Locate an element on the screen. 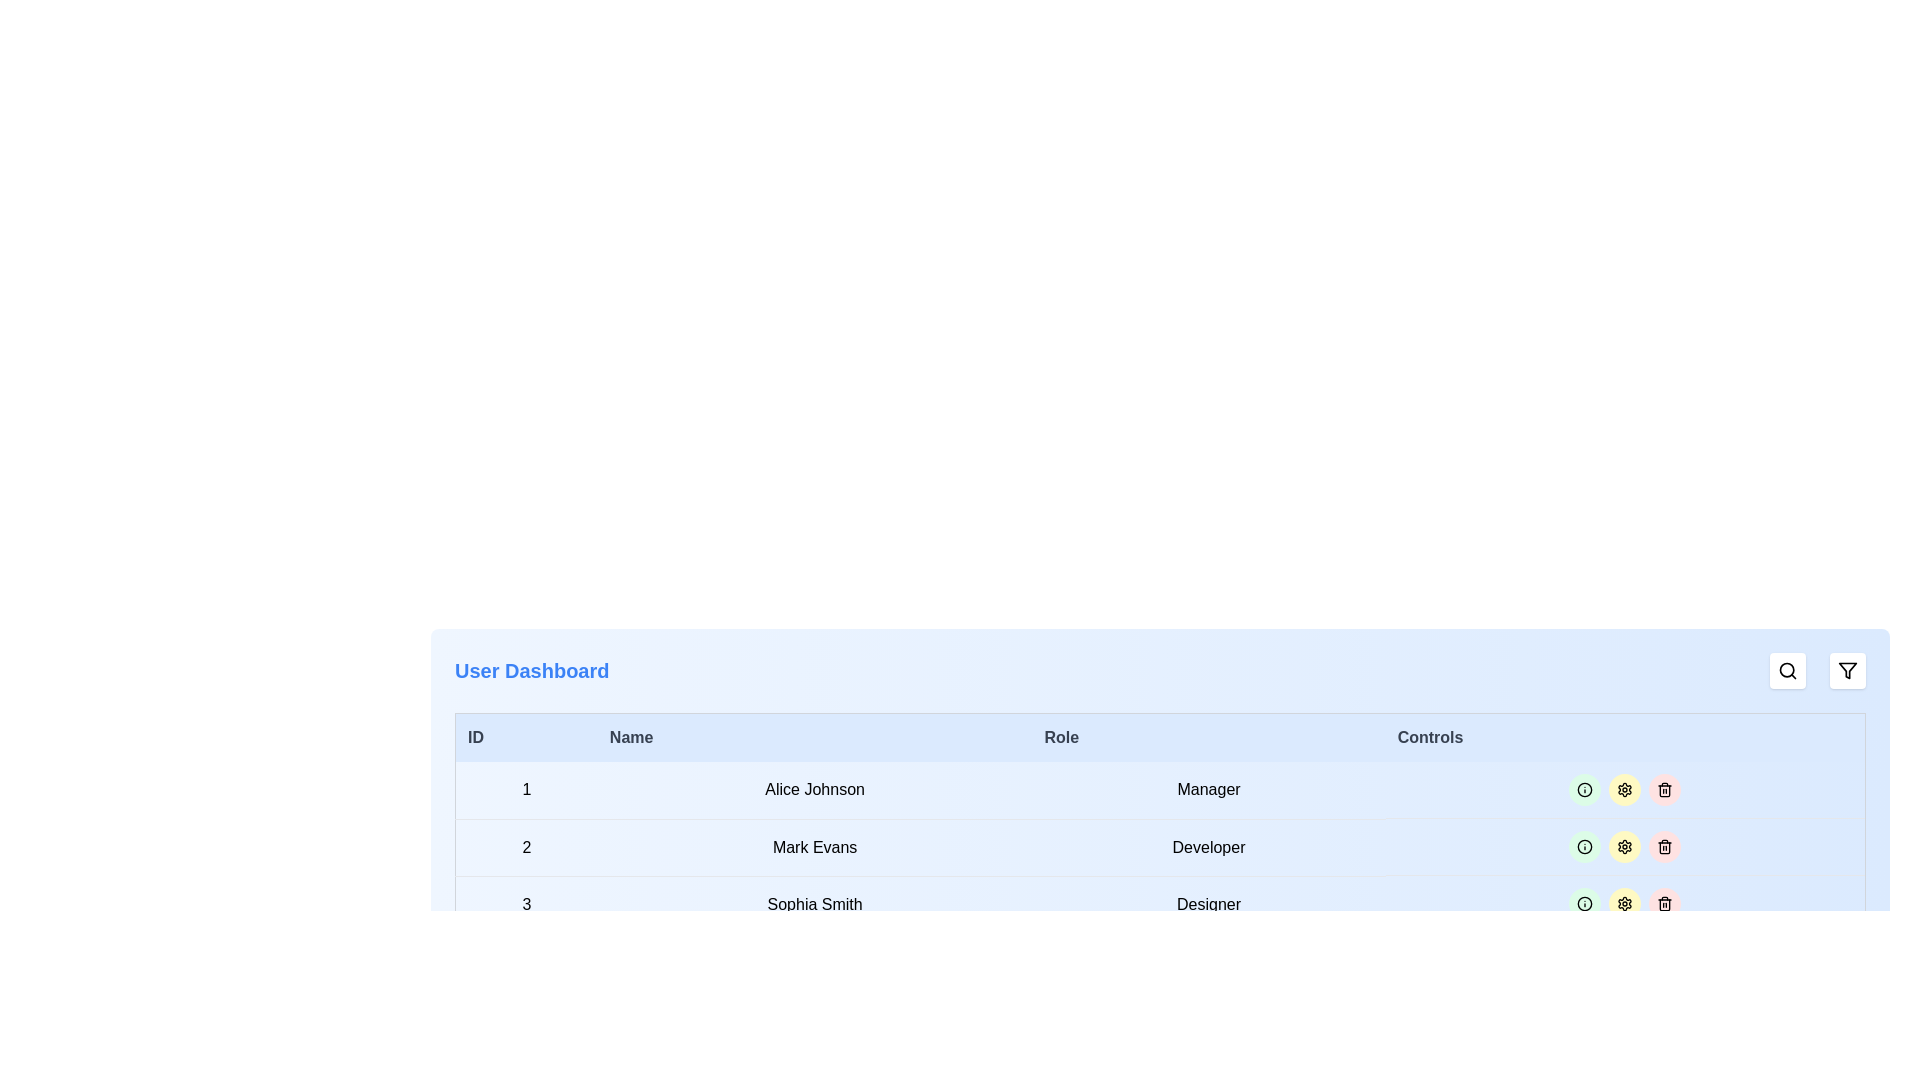 The width and height of the screenshot is (1920, 1080). the gear-like 'settings' icon located in the 'Controls' column of the table, positioned as the middle icon among three horizontal icons is located at coordinates (1625, 847).